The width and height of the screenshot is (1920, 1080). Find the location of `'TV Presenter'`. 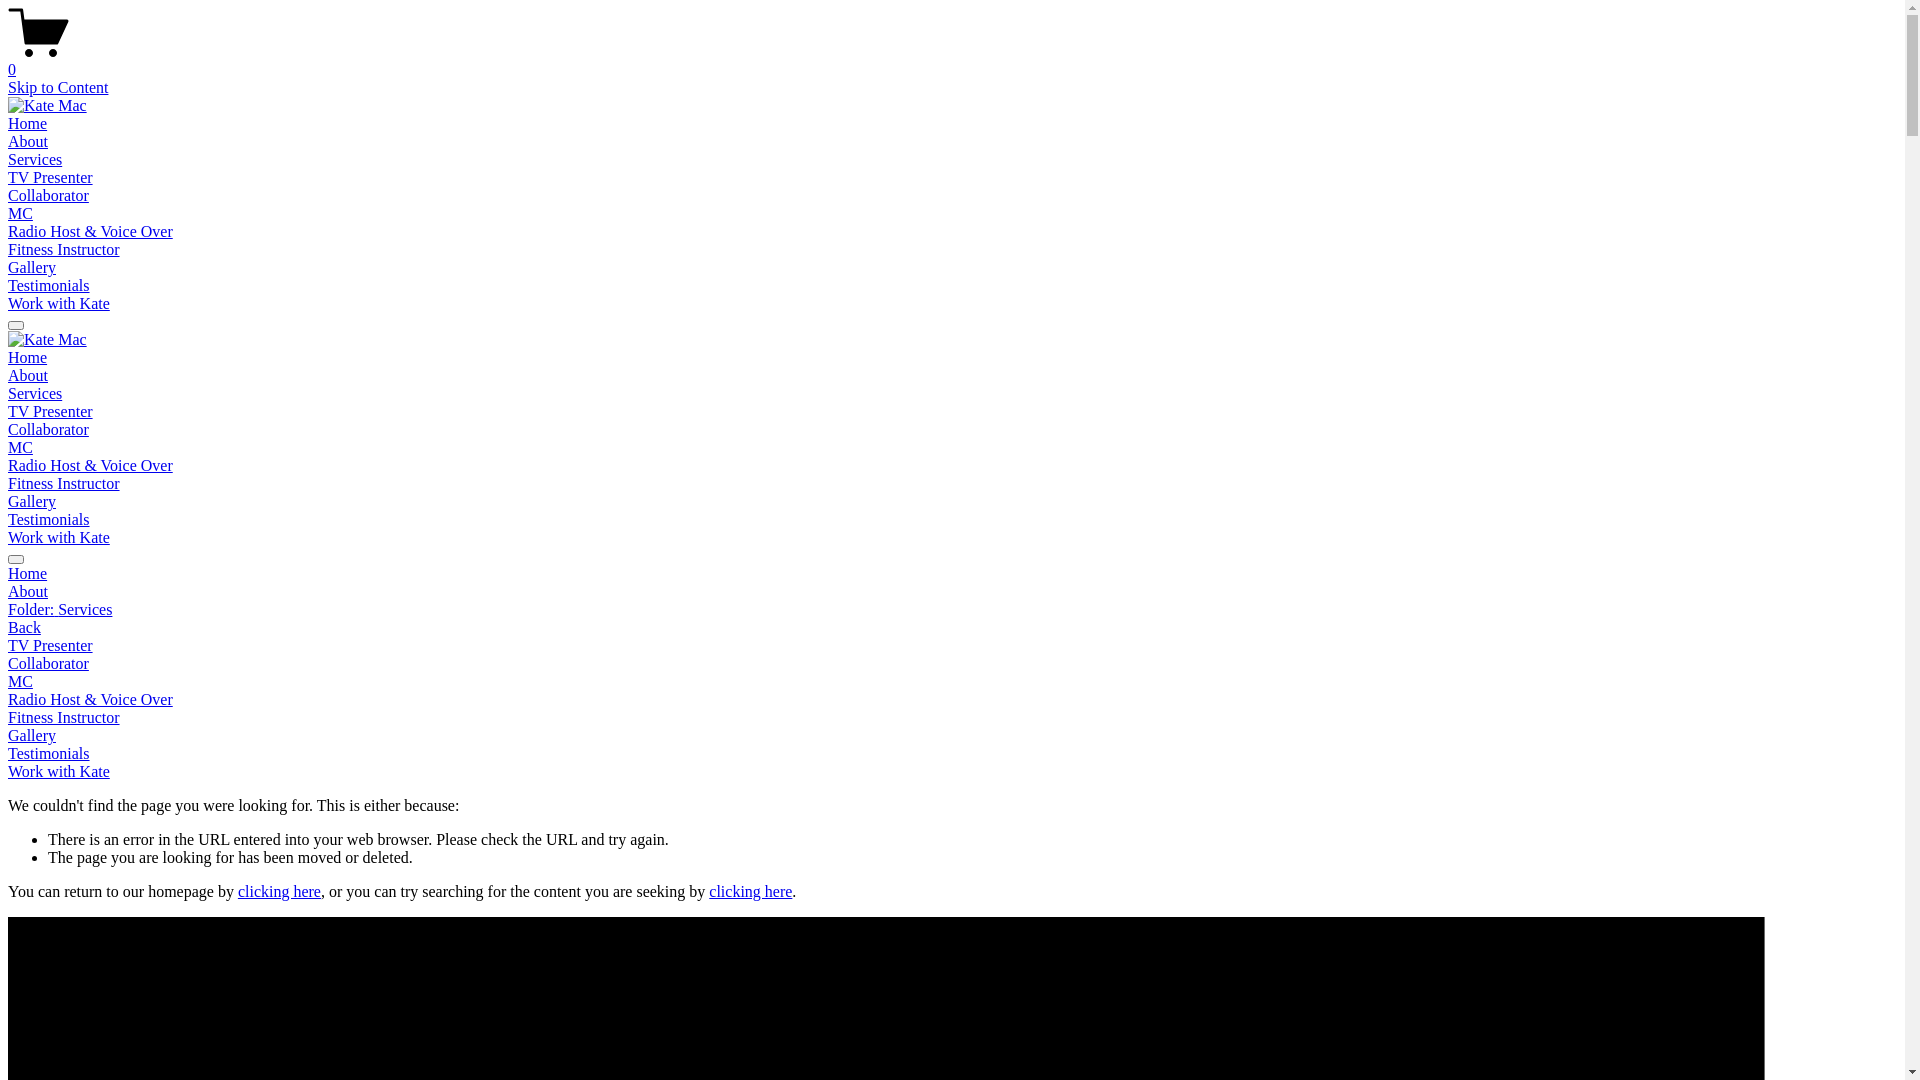

'TV Presenter' is located at coordinates (50, 410).